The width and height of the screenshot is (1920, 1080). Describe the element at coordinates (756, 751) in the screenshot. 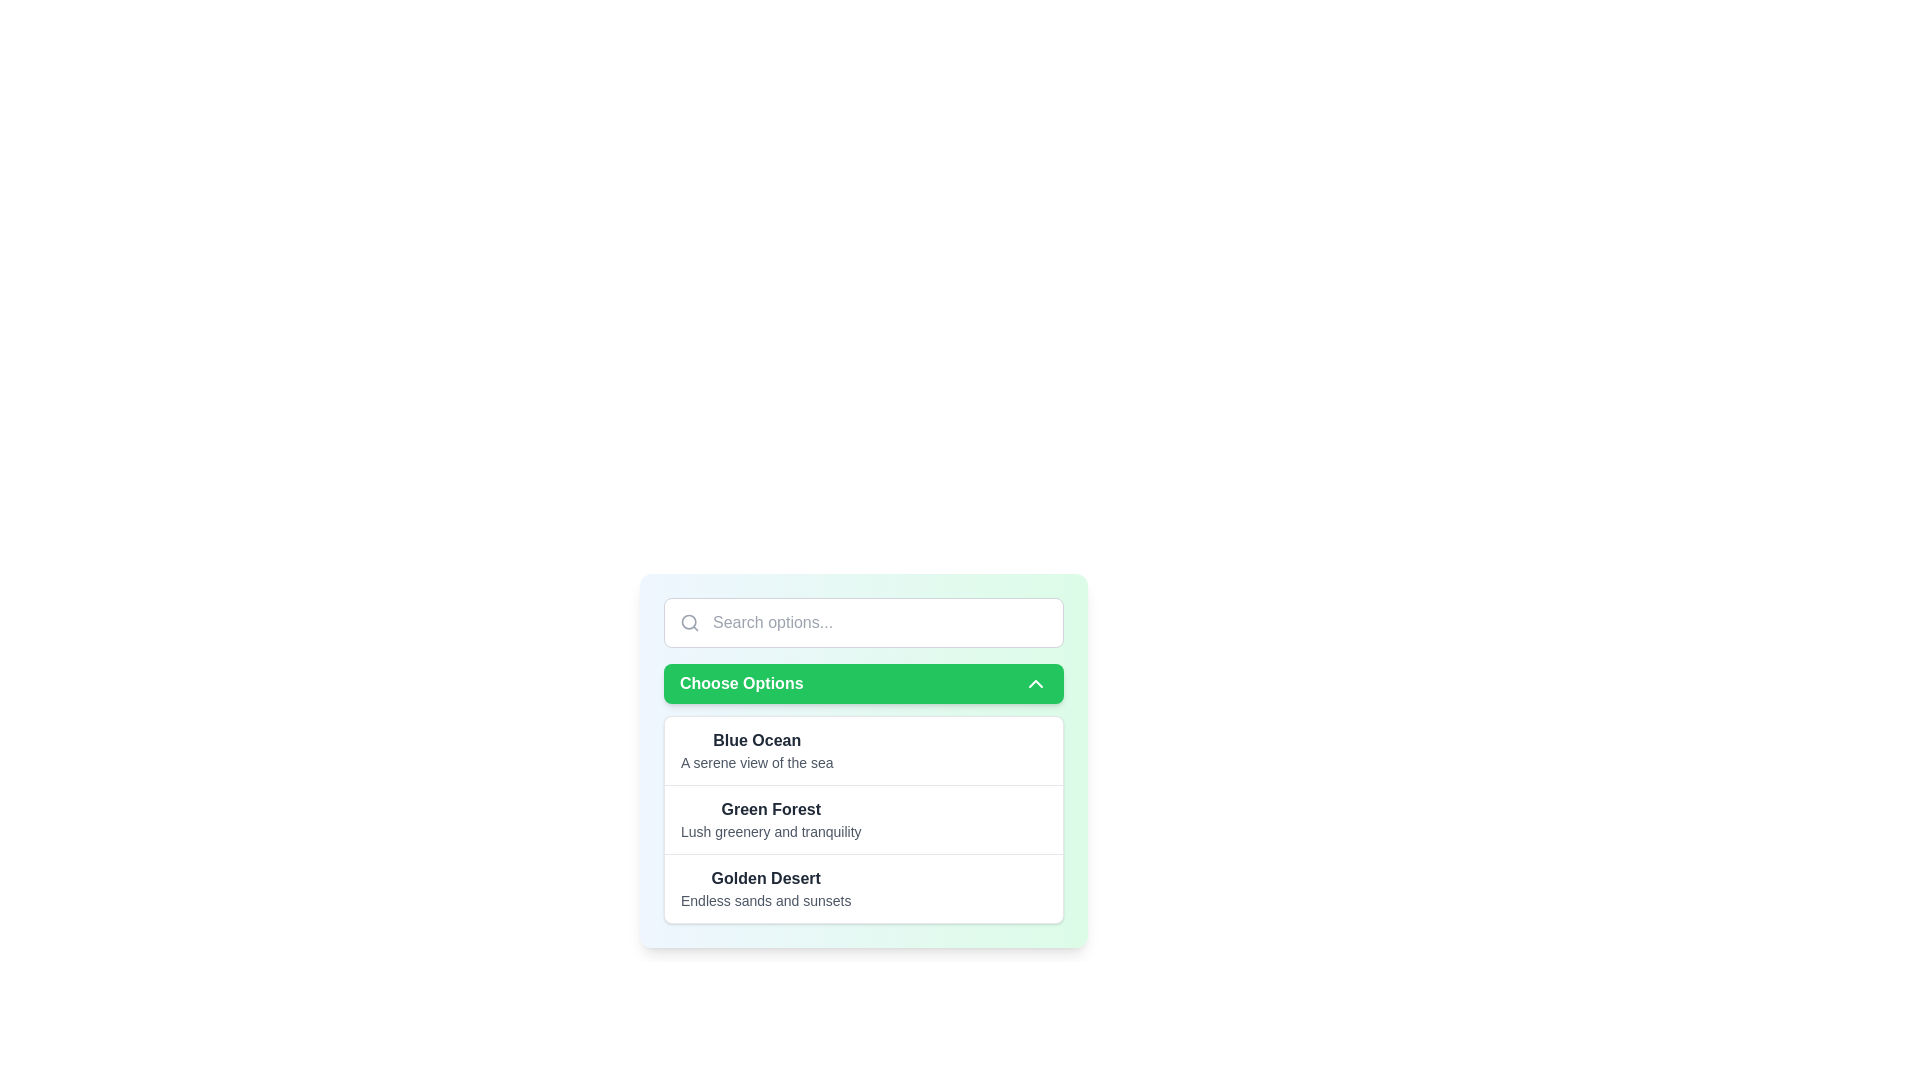

I see `the first item in the dropdown list titled 'Choose Options'` at that location.